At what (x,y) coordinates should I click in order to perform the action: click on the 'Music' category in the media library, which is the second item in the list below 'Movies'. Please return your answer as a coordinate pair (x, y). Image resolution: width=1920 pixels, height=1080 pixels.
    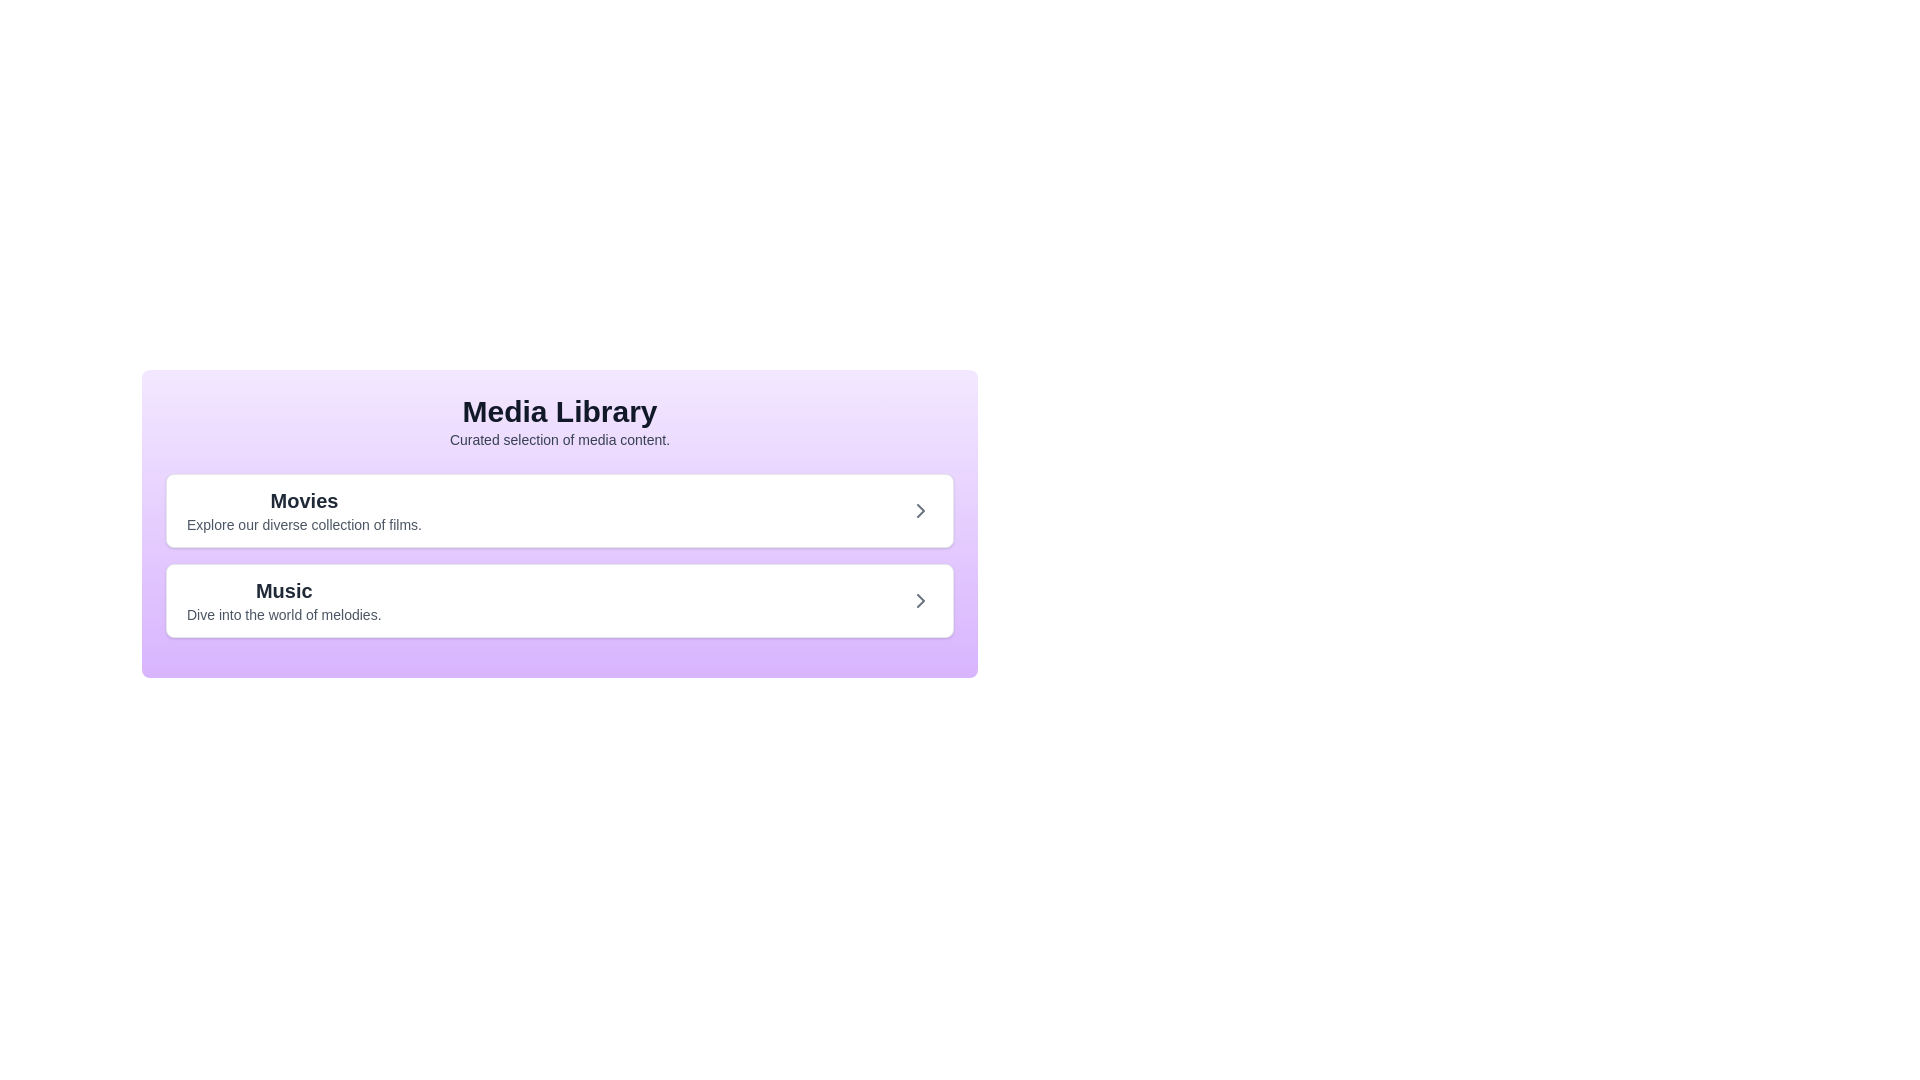
    Looking at the image, I should click on (283, 600).